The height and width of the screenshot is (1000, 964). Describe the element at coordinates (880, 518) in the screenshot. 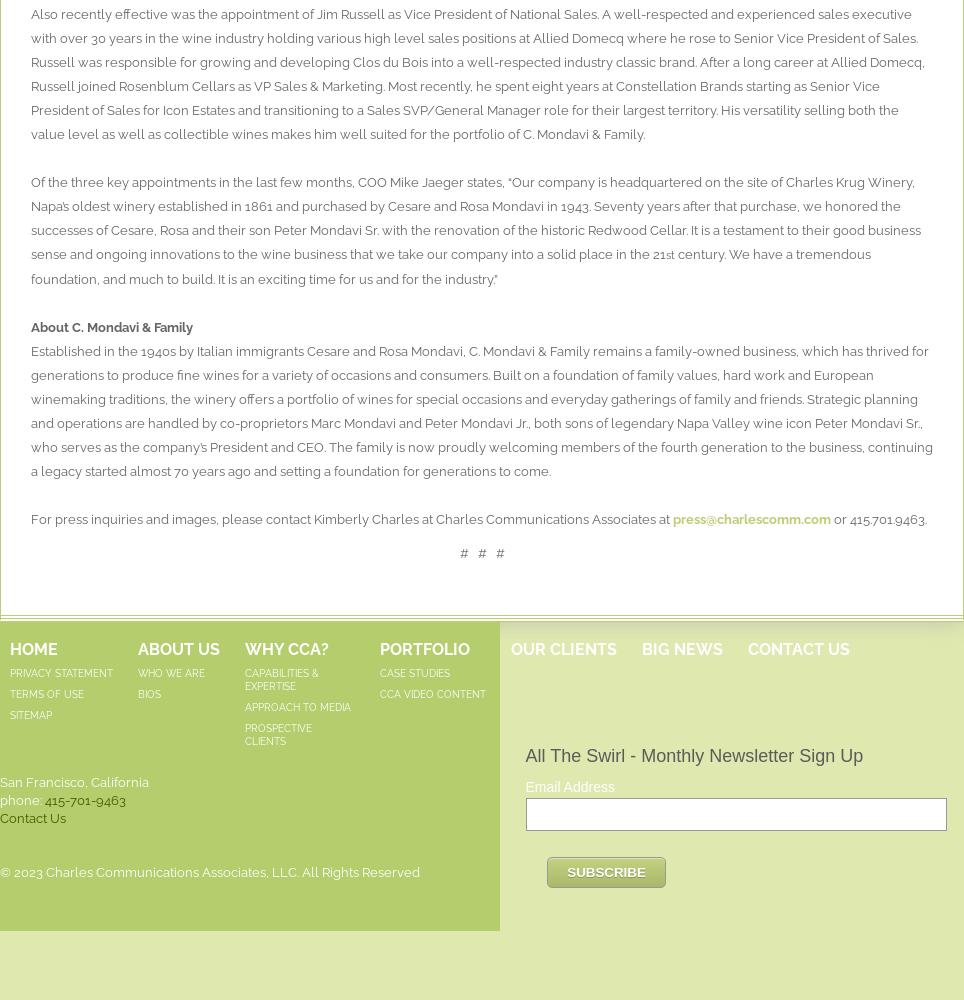

I see `'or 415.701.9463.'` at that location.